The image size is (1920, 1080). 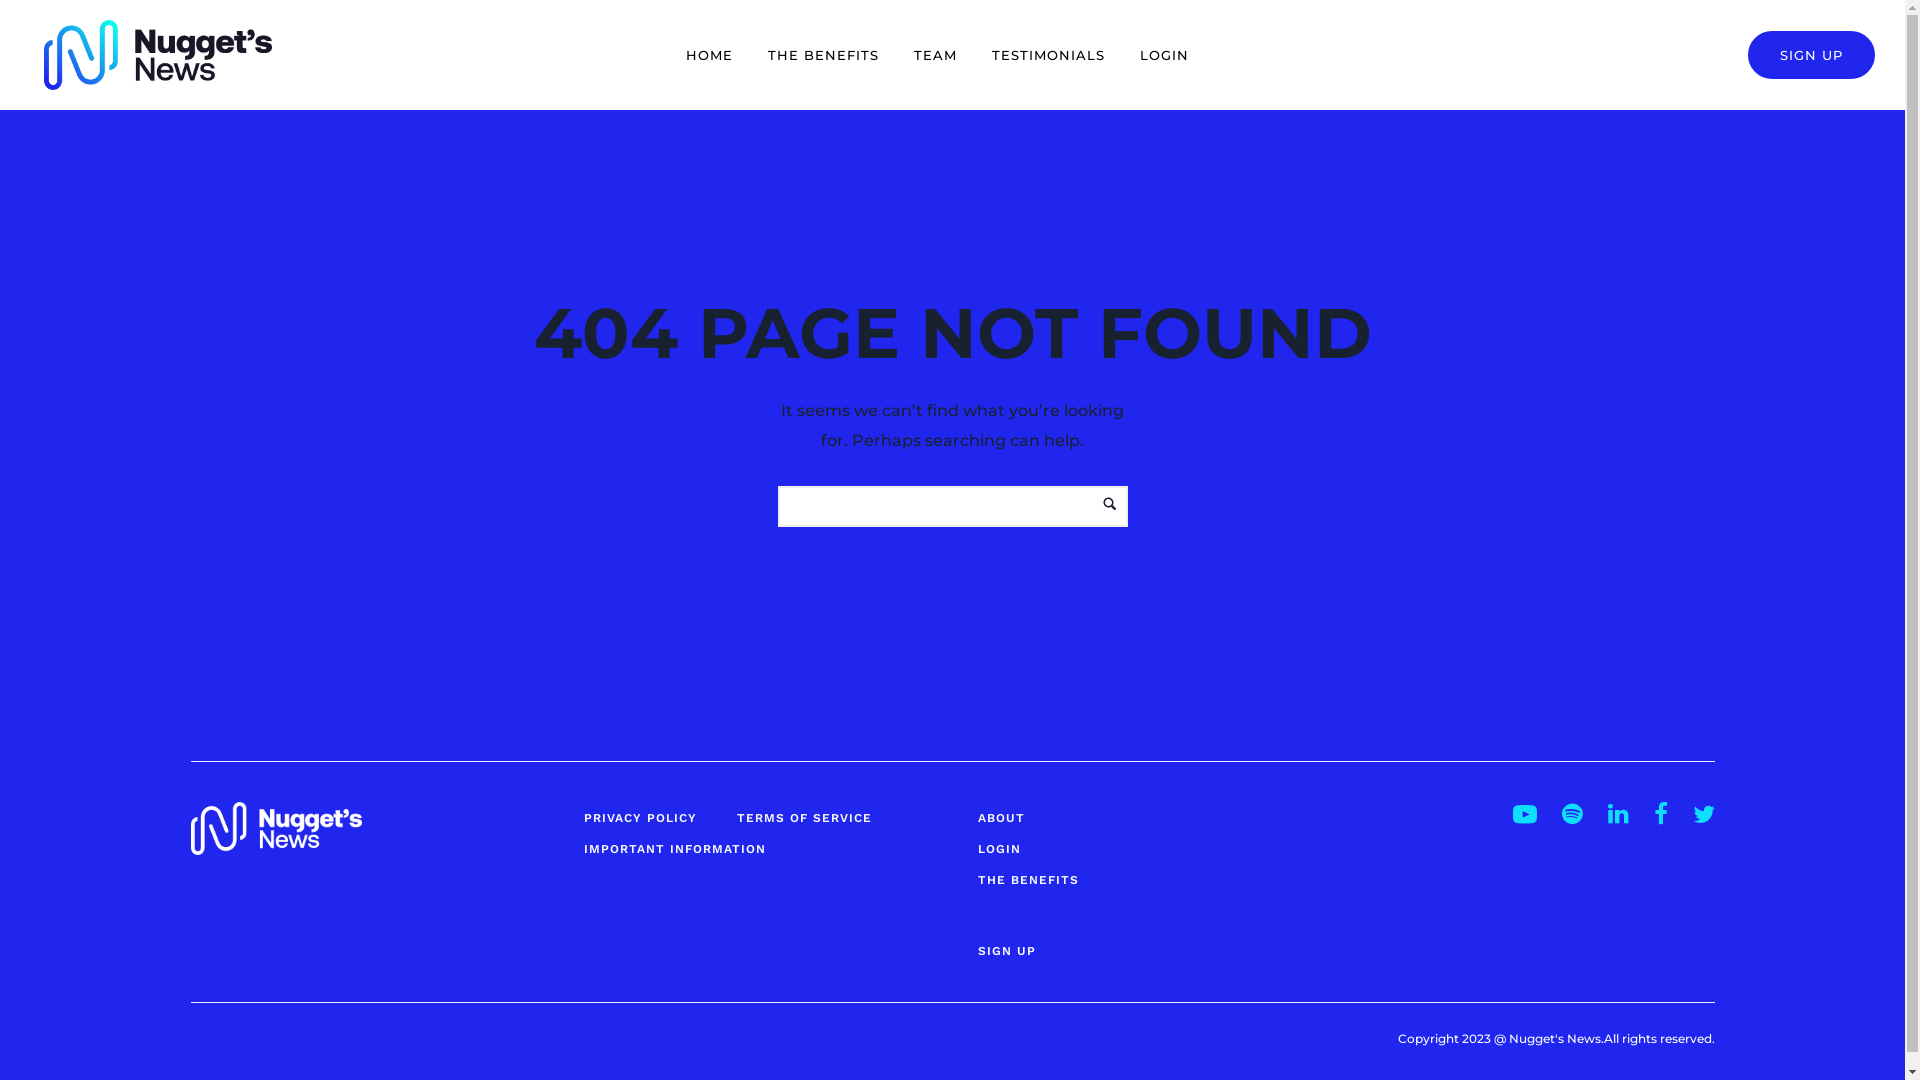 I want to click on 'ABOUT', so click(x=978, y=817).